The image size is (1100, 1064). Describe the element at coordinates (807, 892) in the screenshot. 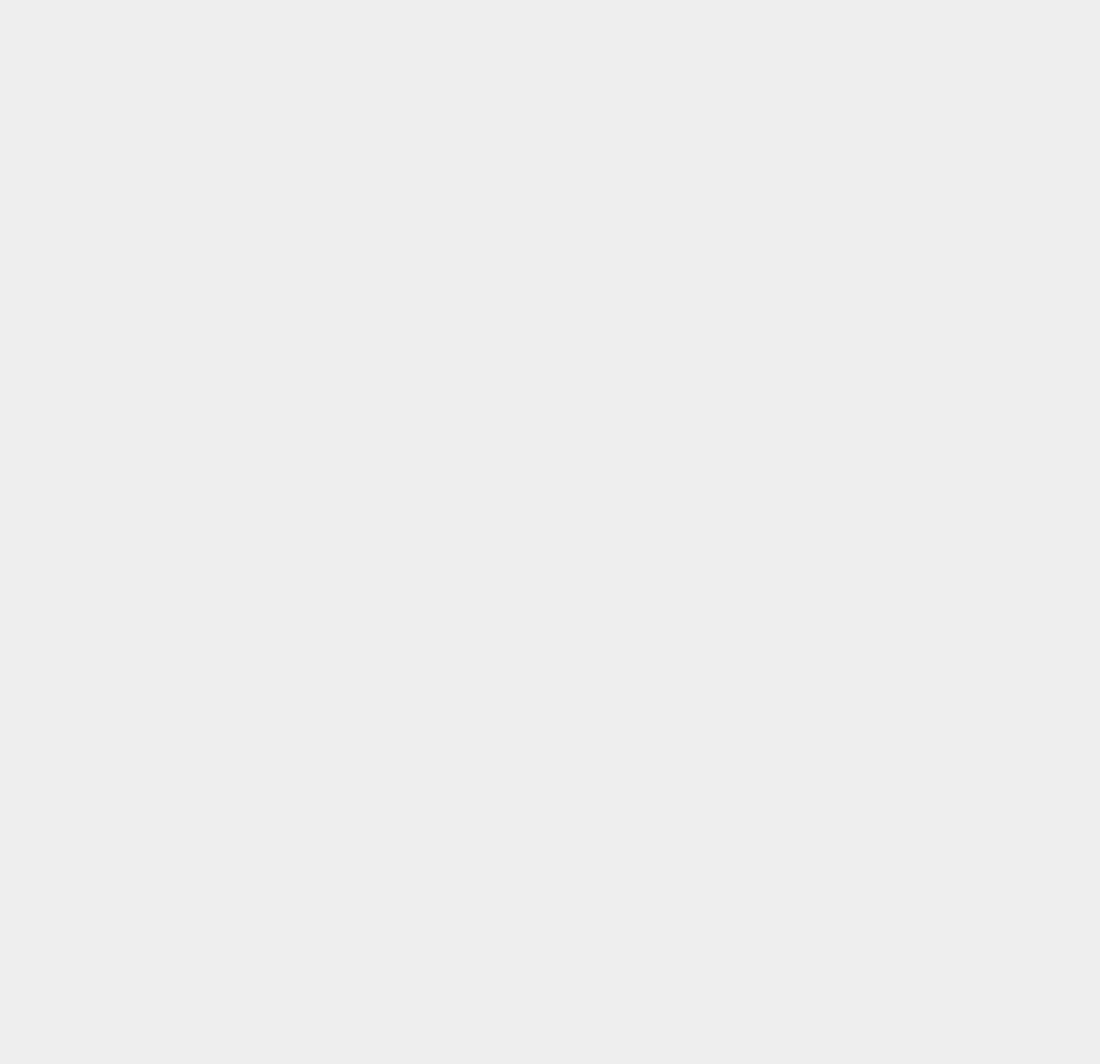

I see `'Android 8'` at that location.